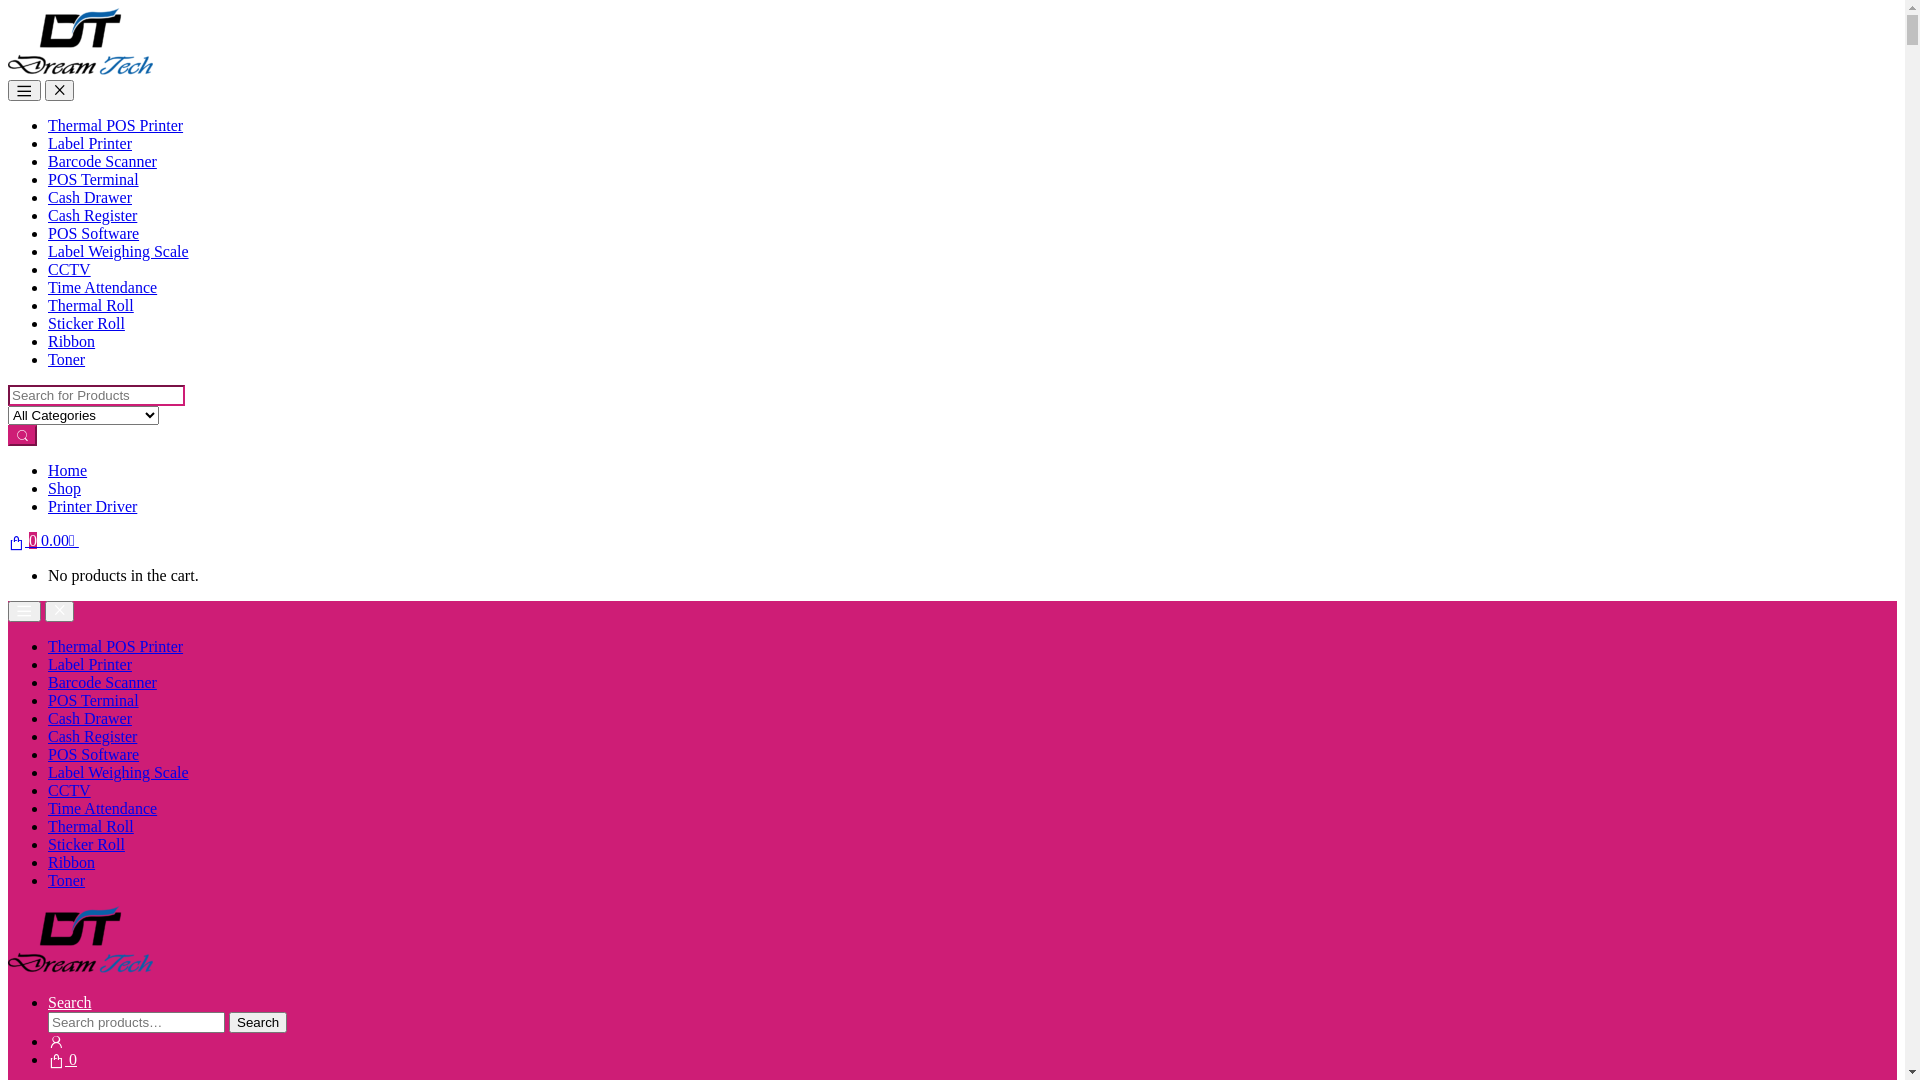  Describe the element at coordinates (89, 717) in the screenshot. I see `'Cash Drawer'` at that location.